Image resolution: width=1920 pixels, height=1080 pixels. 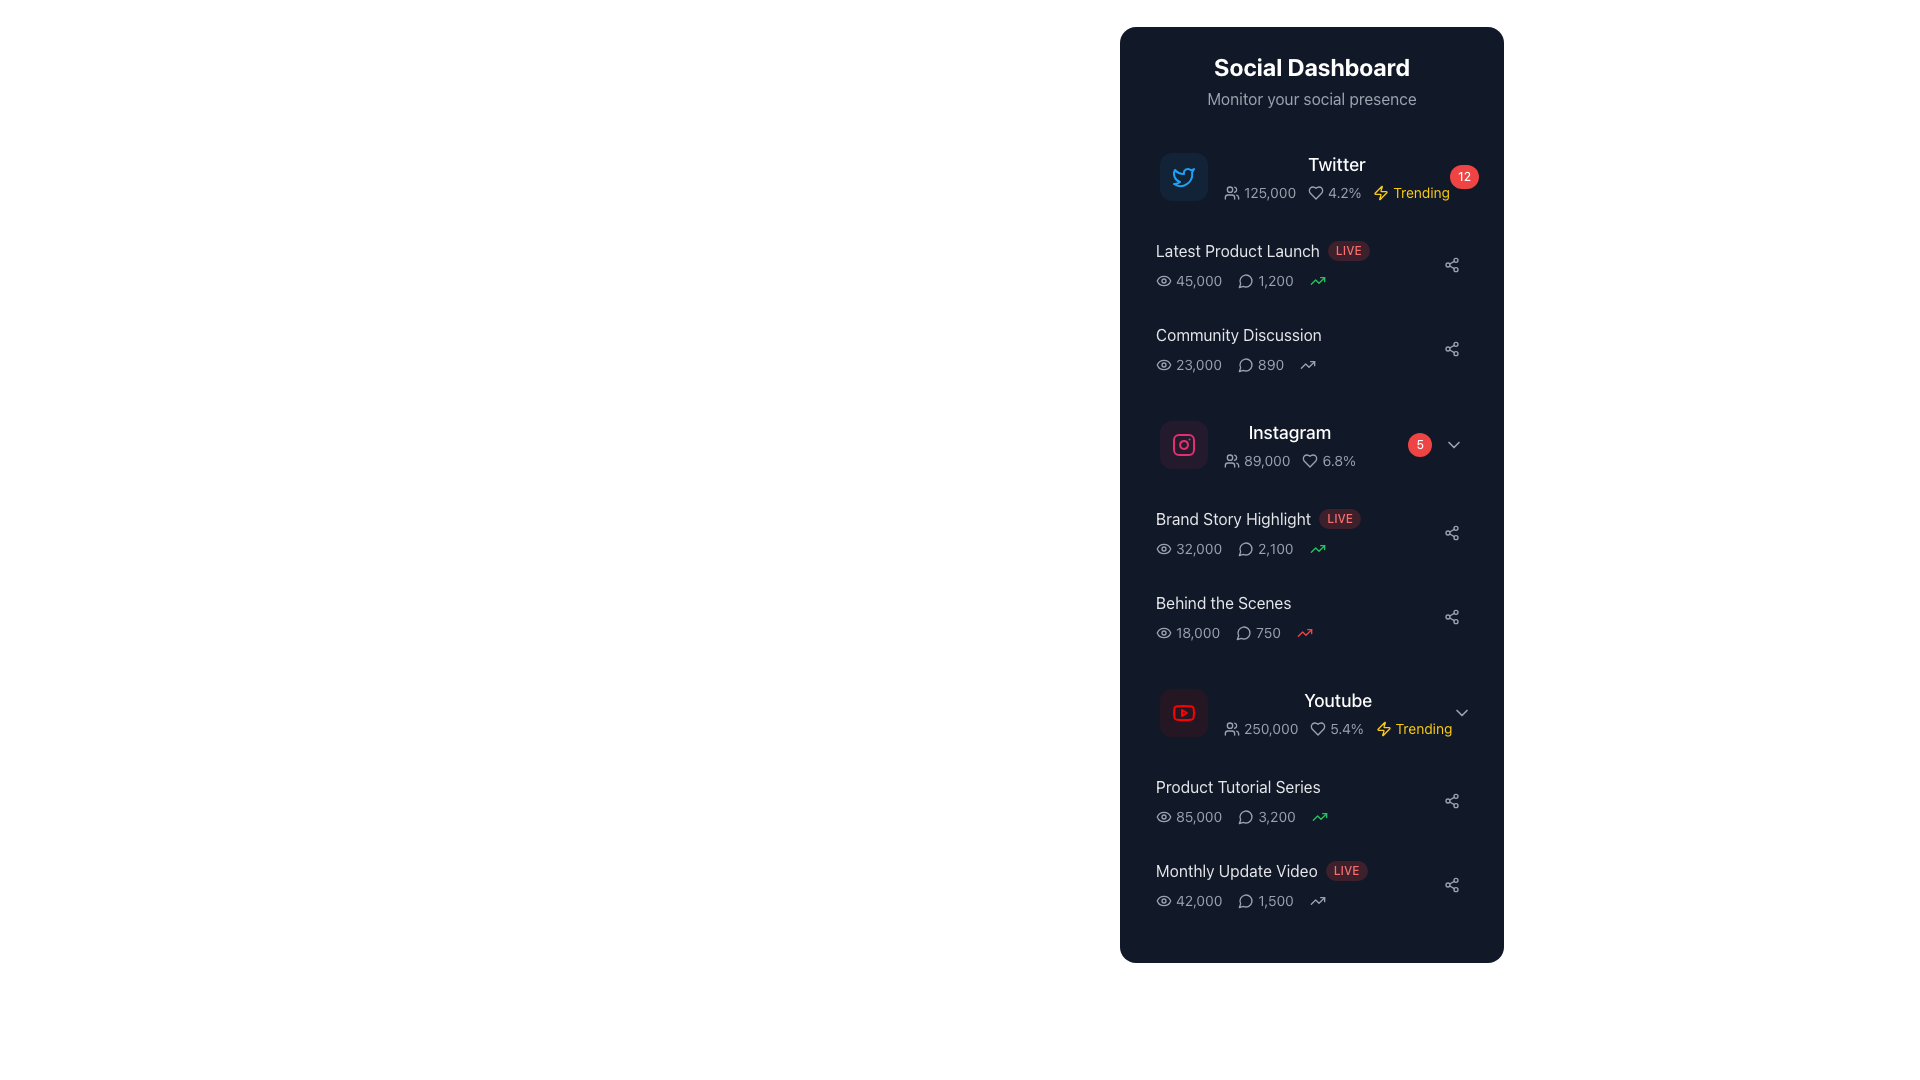 What do you see at coordinates (1311, 616) in the screenshot?
I see `the fifth item in the 'Social Dashboard' that displays a social content summary, including a title, view count, comment count, and a trend indicator` at bounding box center [1311, 616].